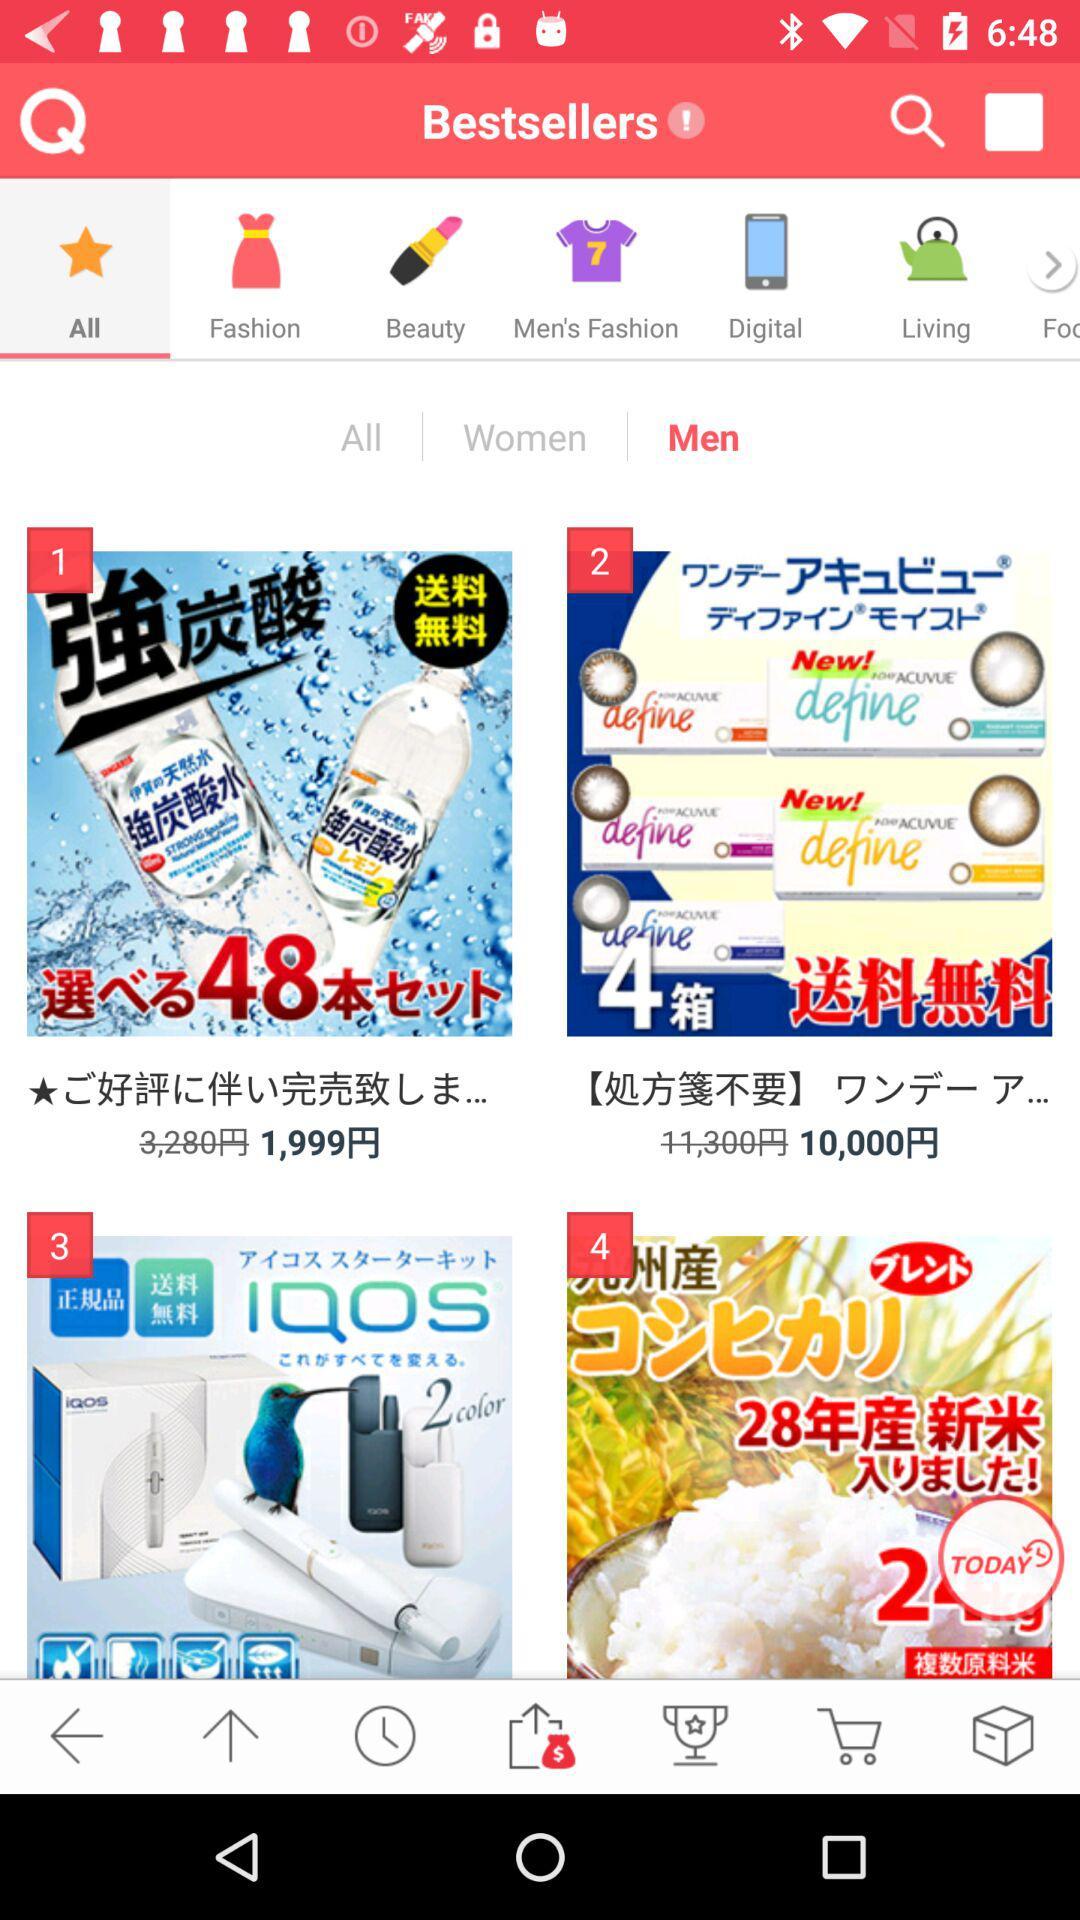 This screenshot has height=1920, width=1080. What do you see at coordinates (229, 1734) in the screenshot?
I see `the arrow_upward icon` at bounding box center [229, 1734].